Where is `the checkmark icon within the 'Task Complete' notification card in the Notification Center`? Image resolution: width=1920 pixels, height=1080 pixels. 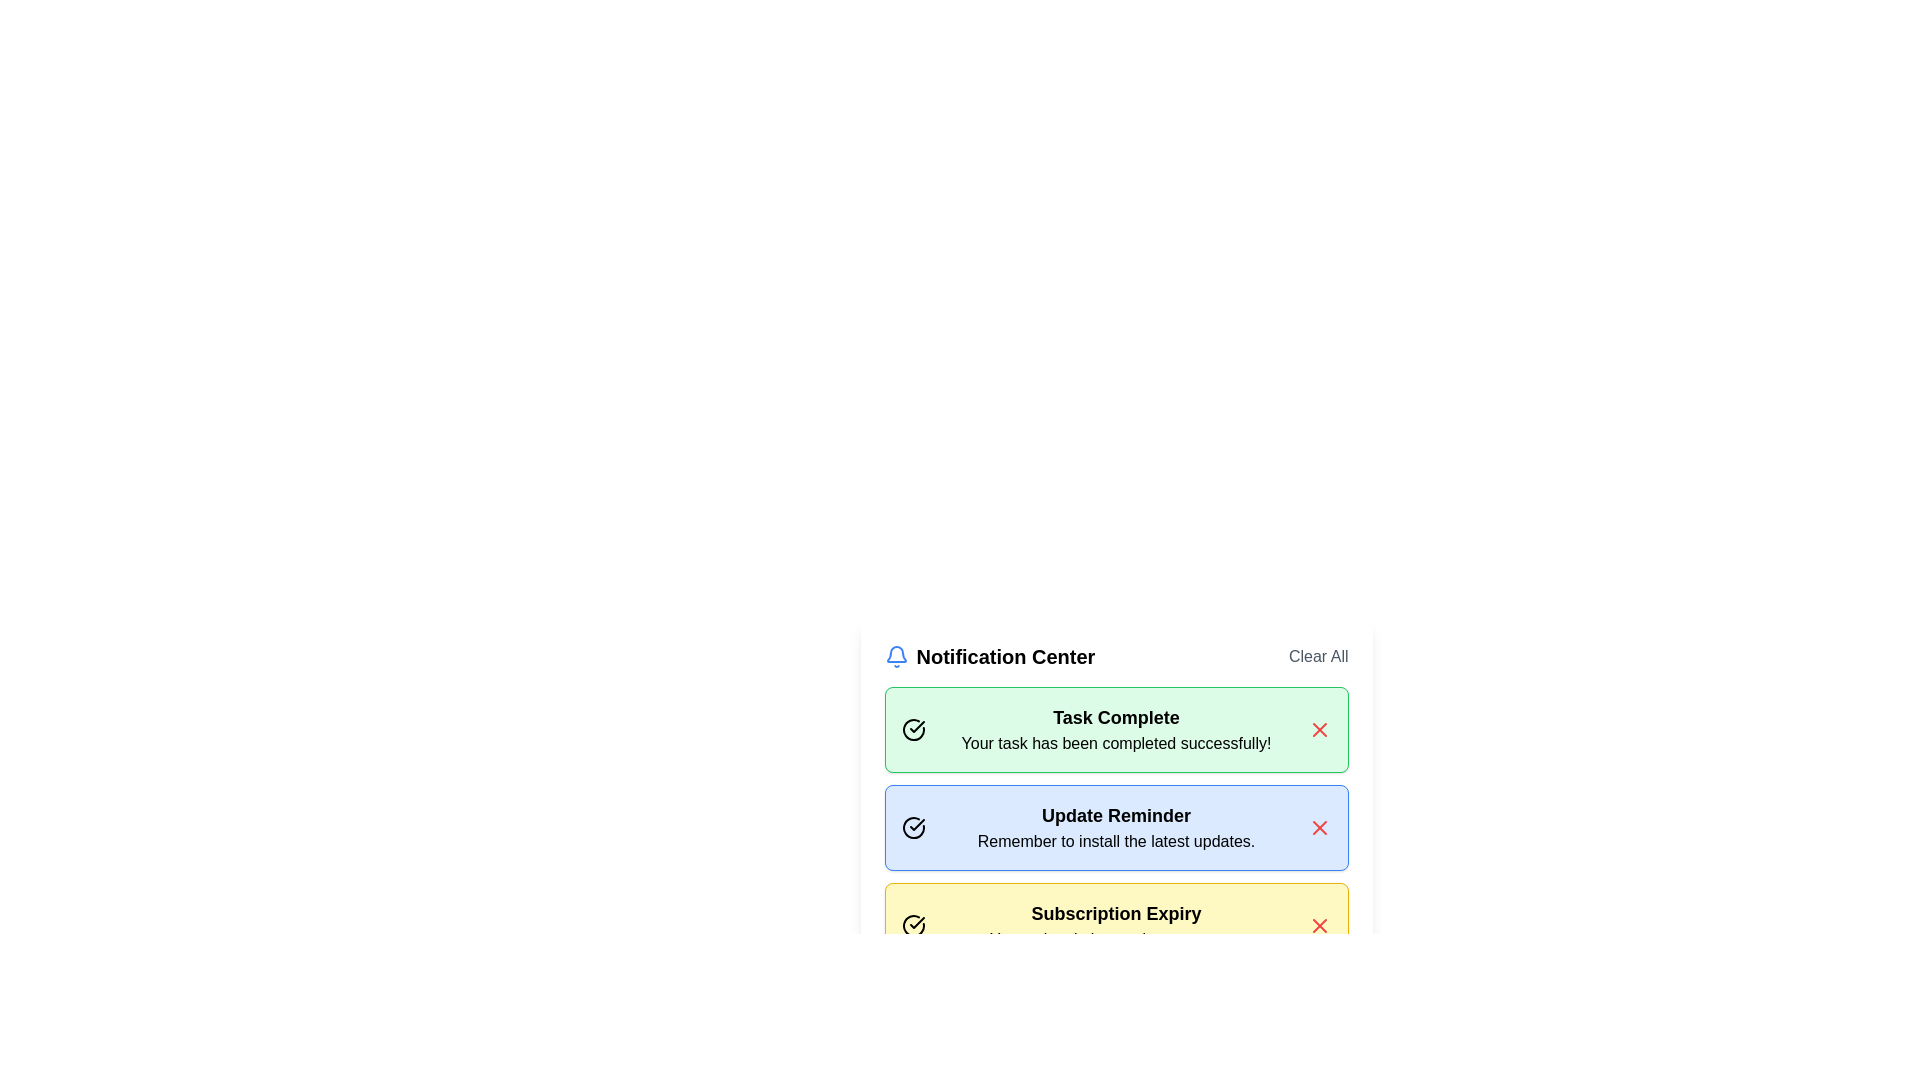 the checkmark icon within the 'Task Complete' notification card in the Notification Center is located at coordinates (915, 726).